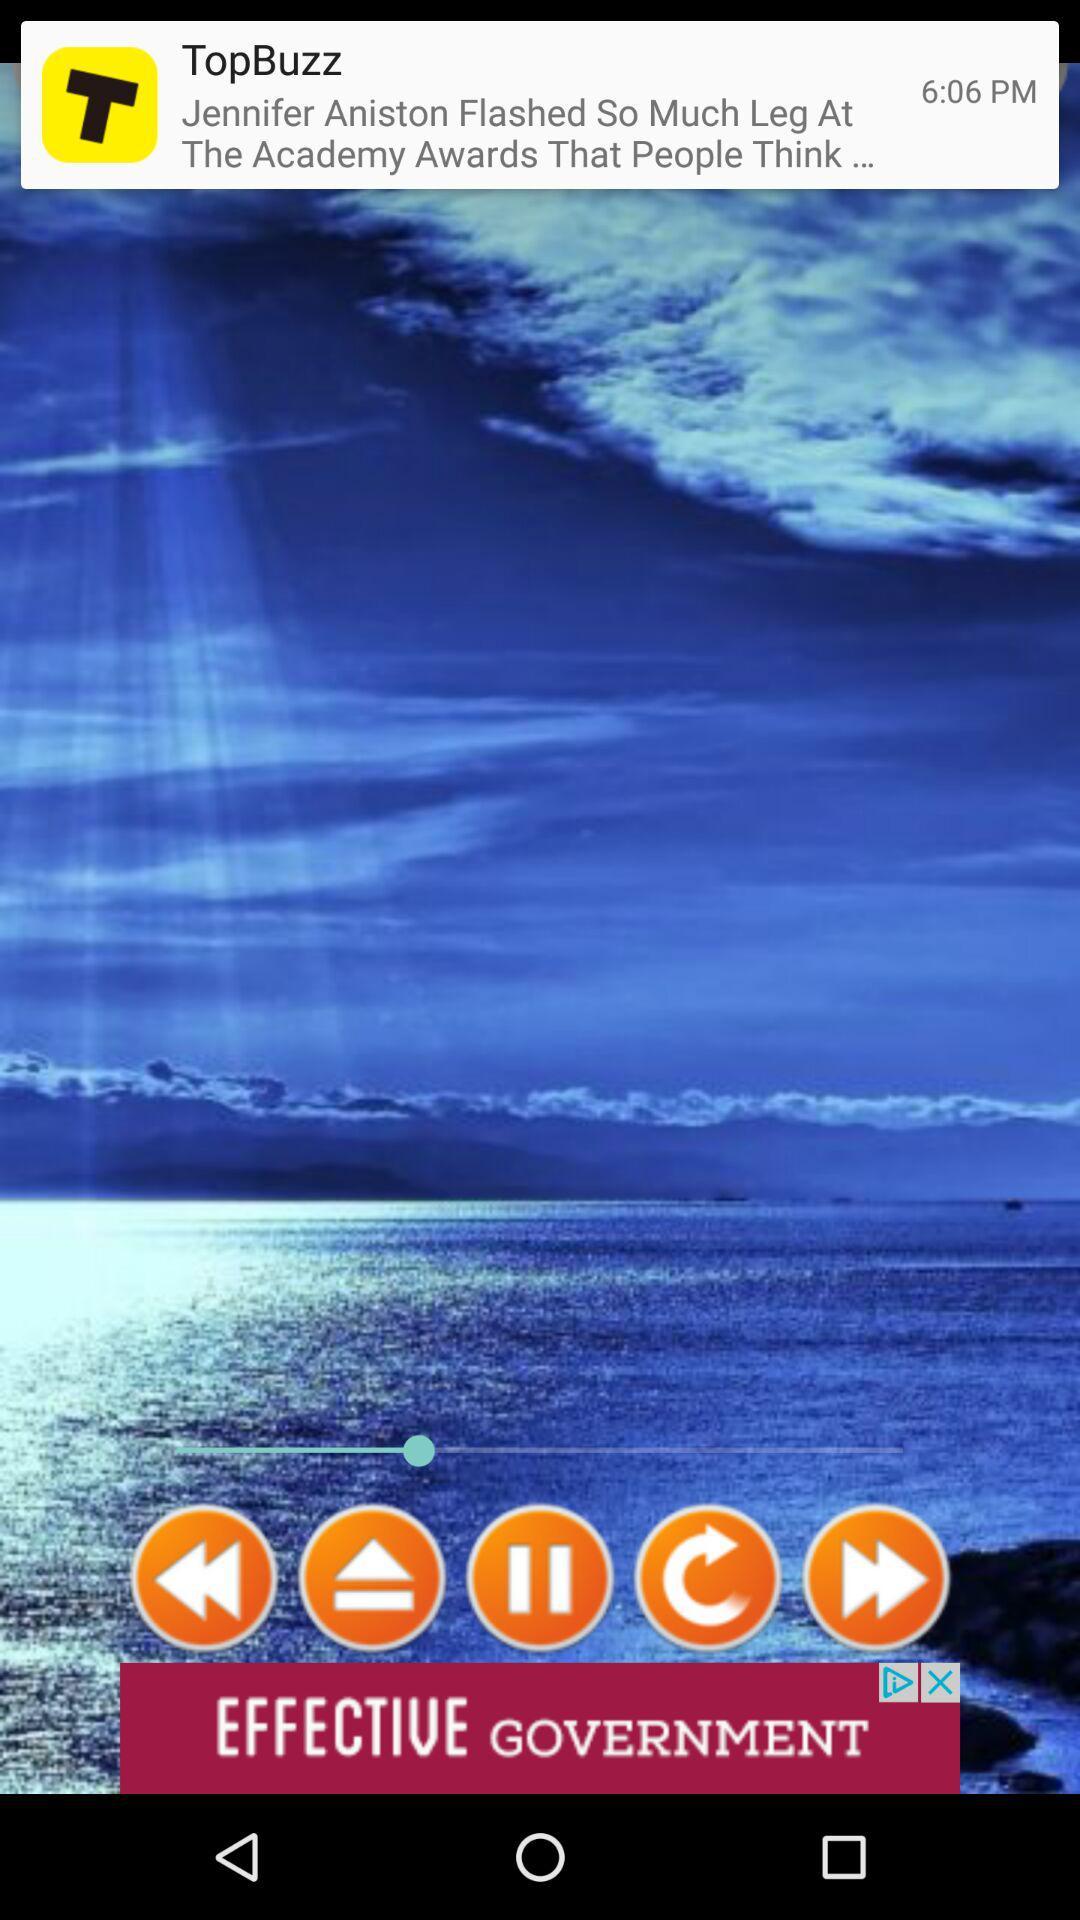 The image size is (1080, 1920). What do you see at coordinates (874, 1688) in the screenshot?
I see `the av_forward icon` at bounding box center [874, 1688].